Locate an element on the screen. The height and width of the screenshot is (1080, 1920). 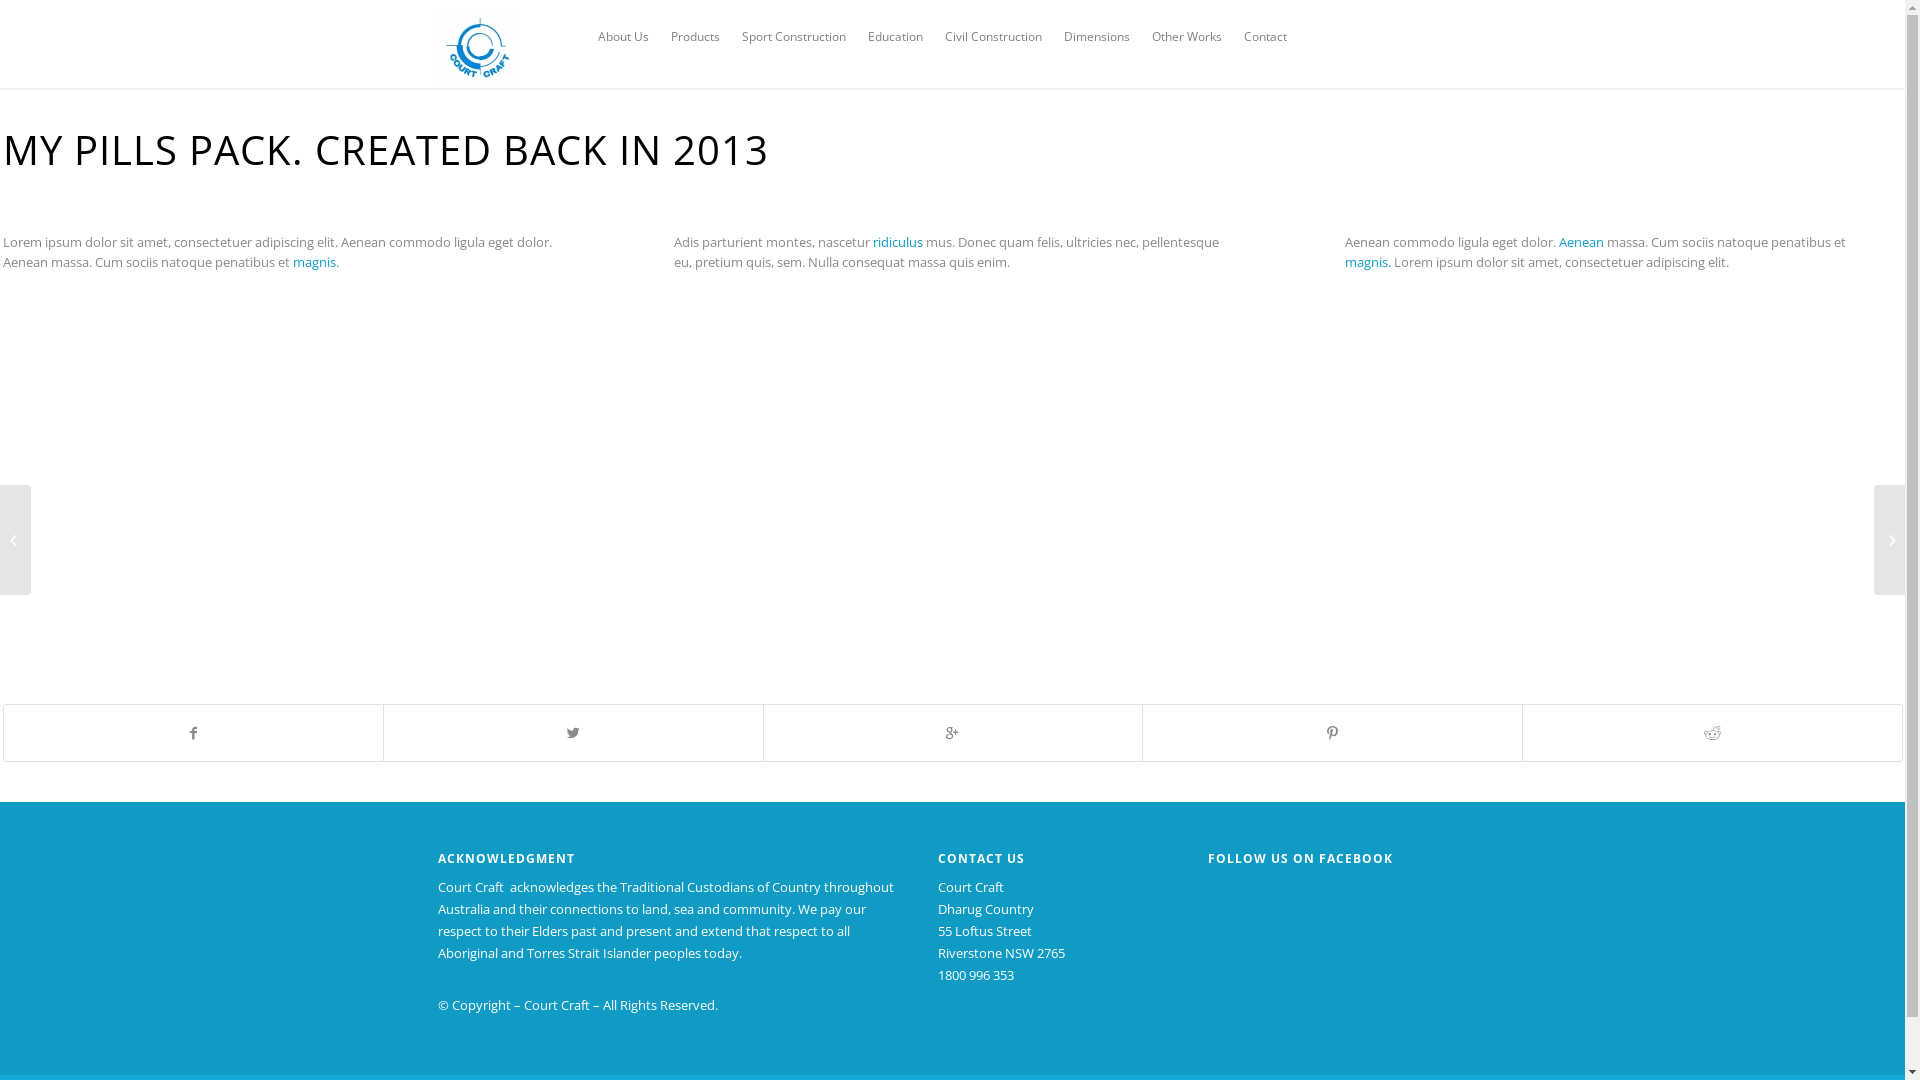
'Products' is located at coordinates (695, 37).